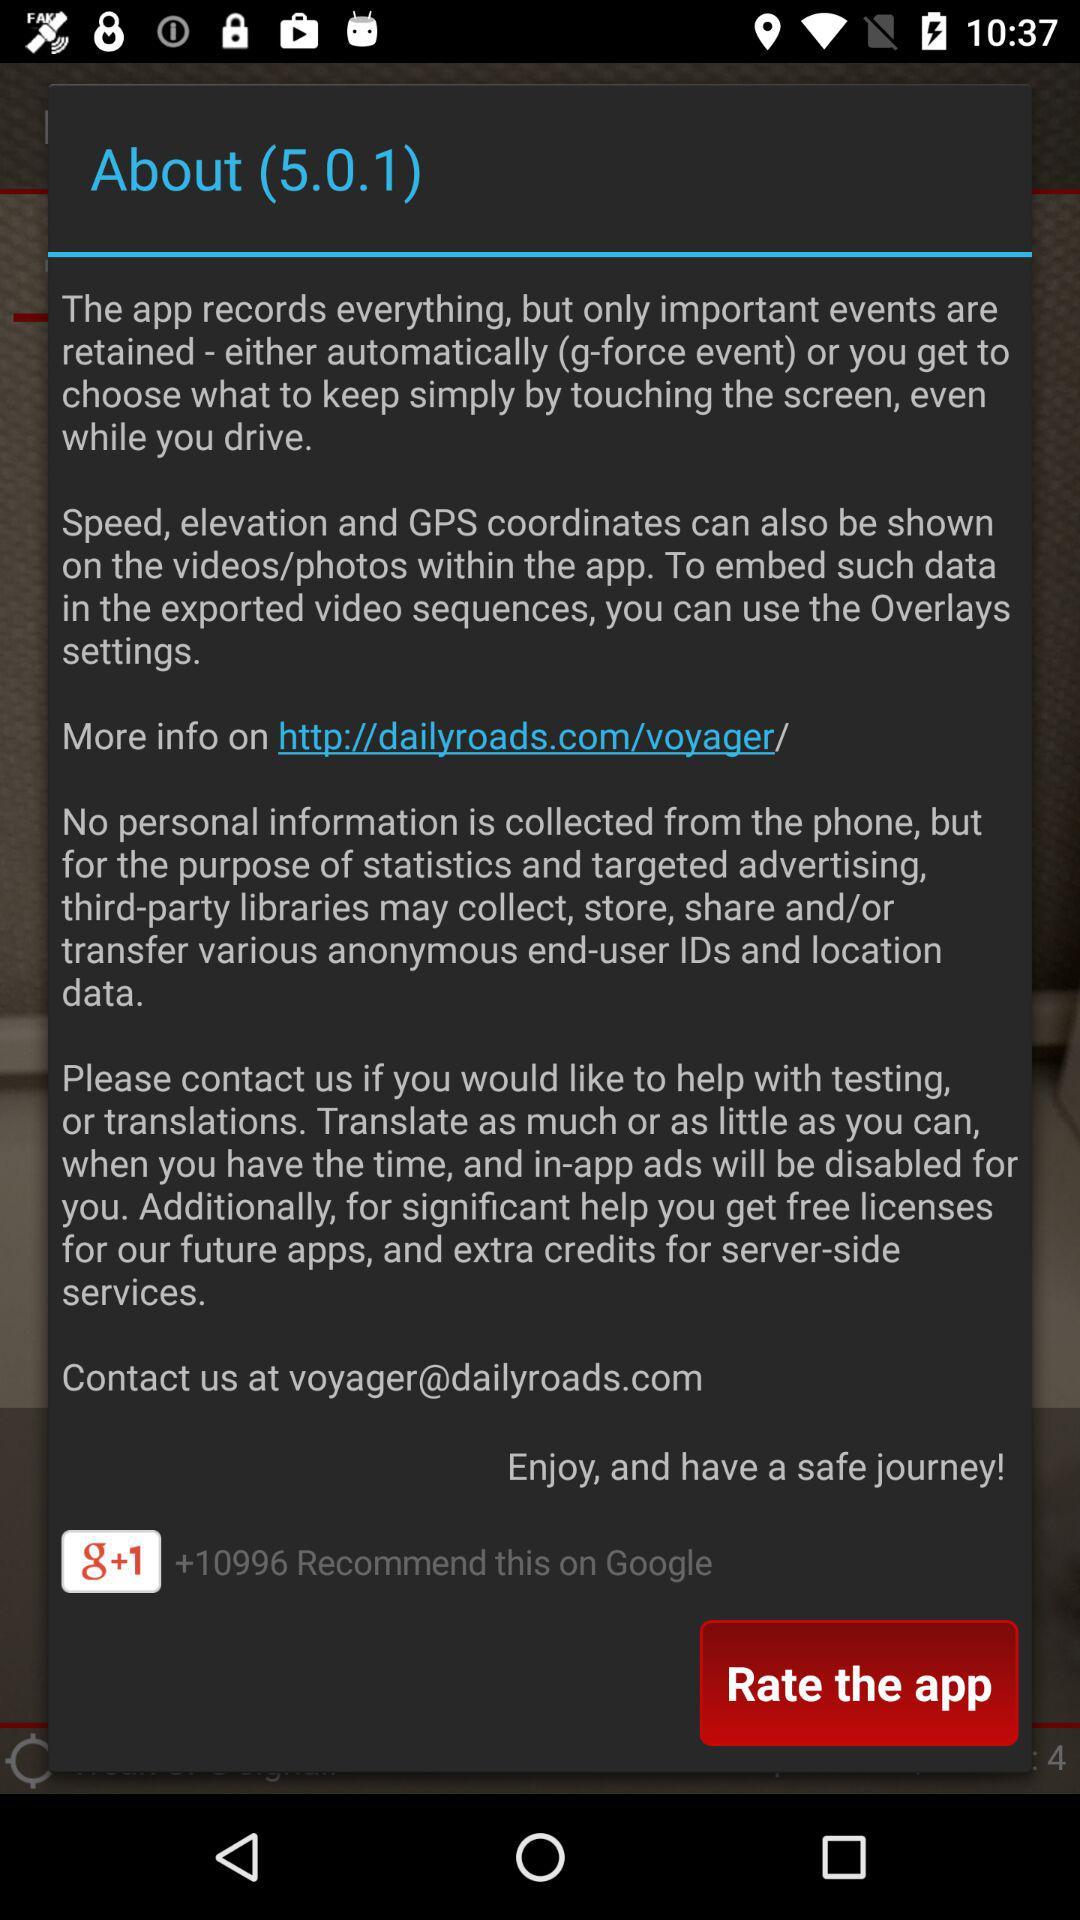  I want to click on app above the enjoy and have, so click(540, 835).